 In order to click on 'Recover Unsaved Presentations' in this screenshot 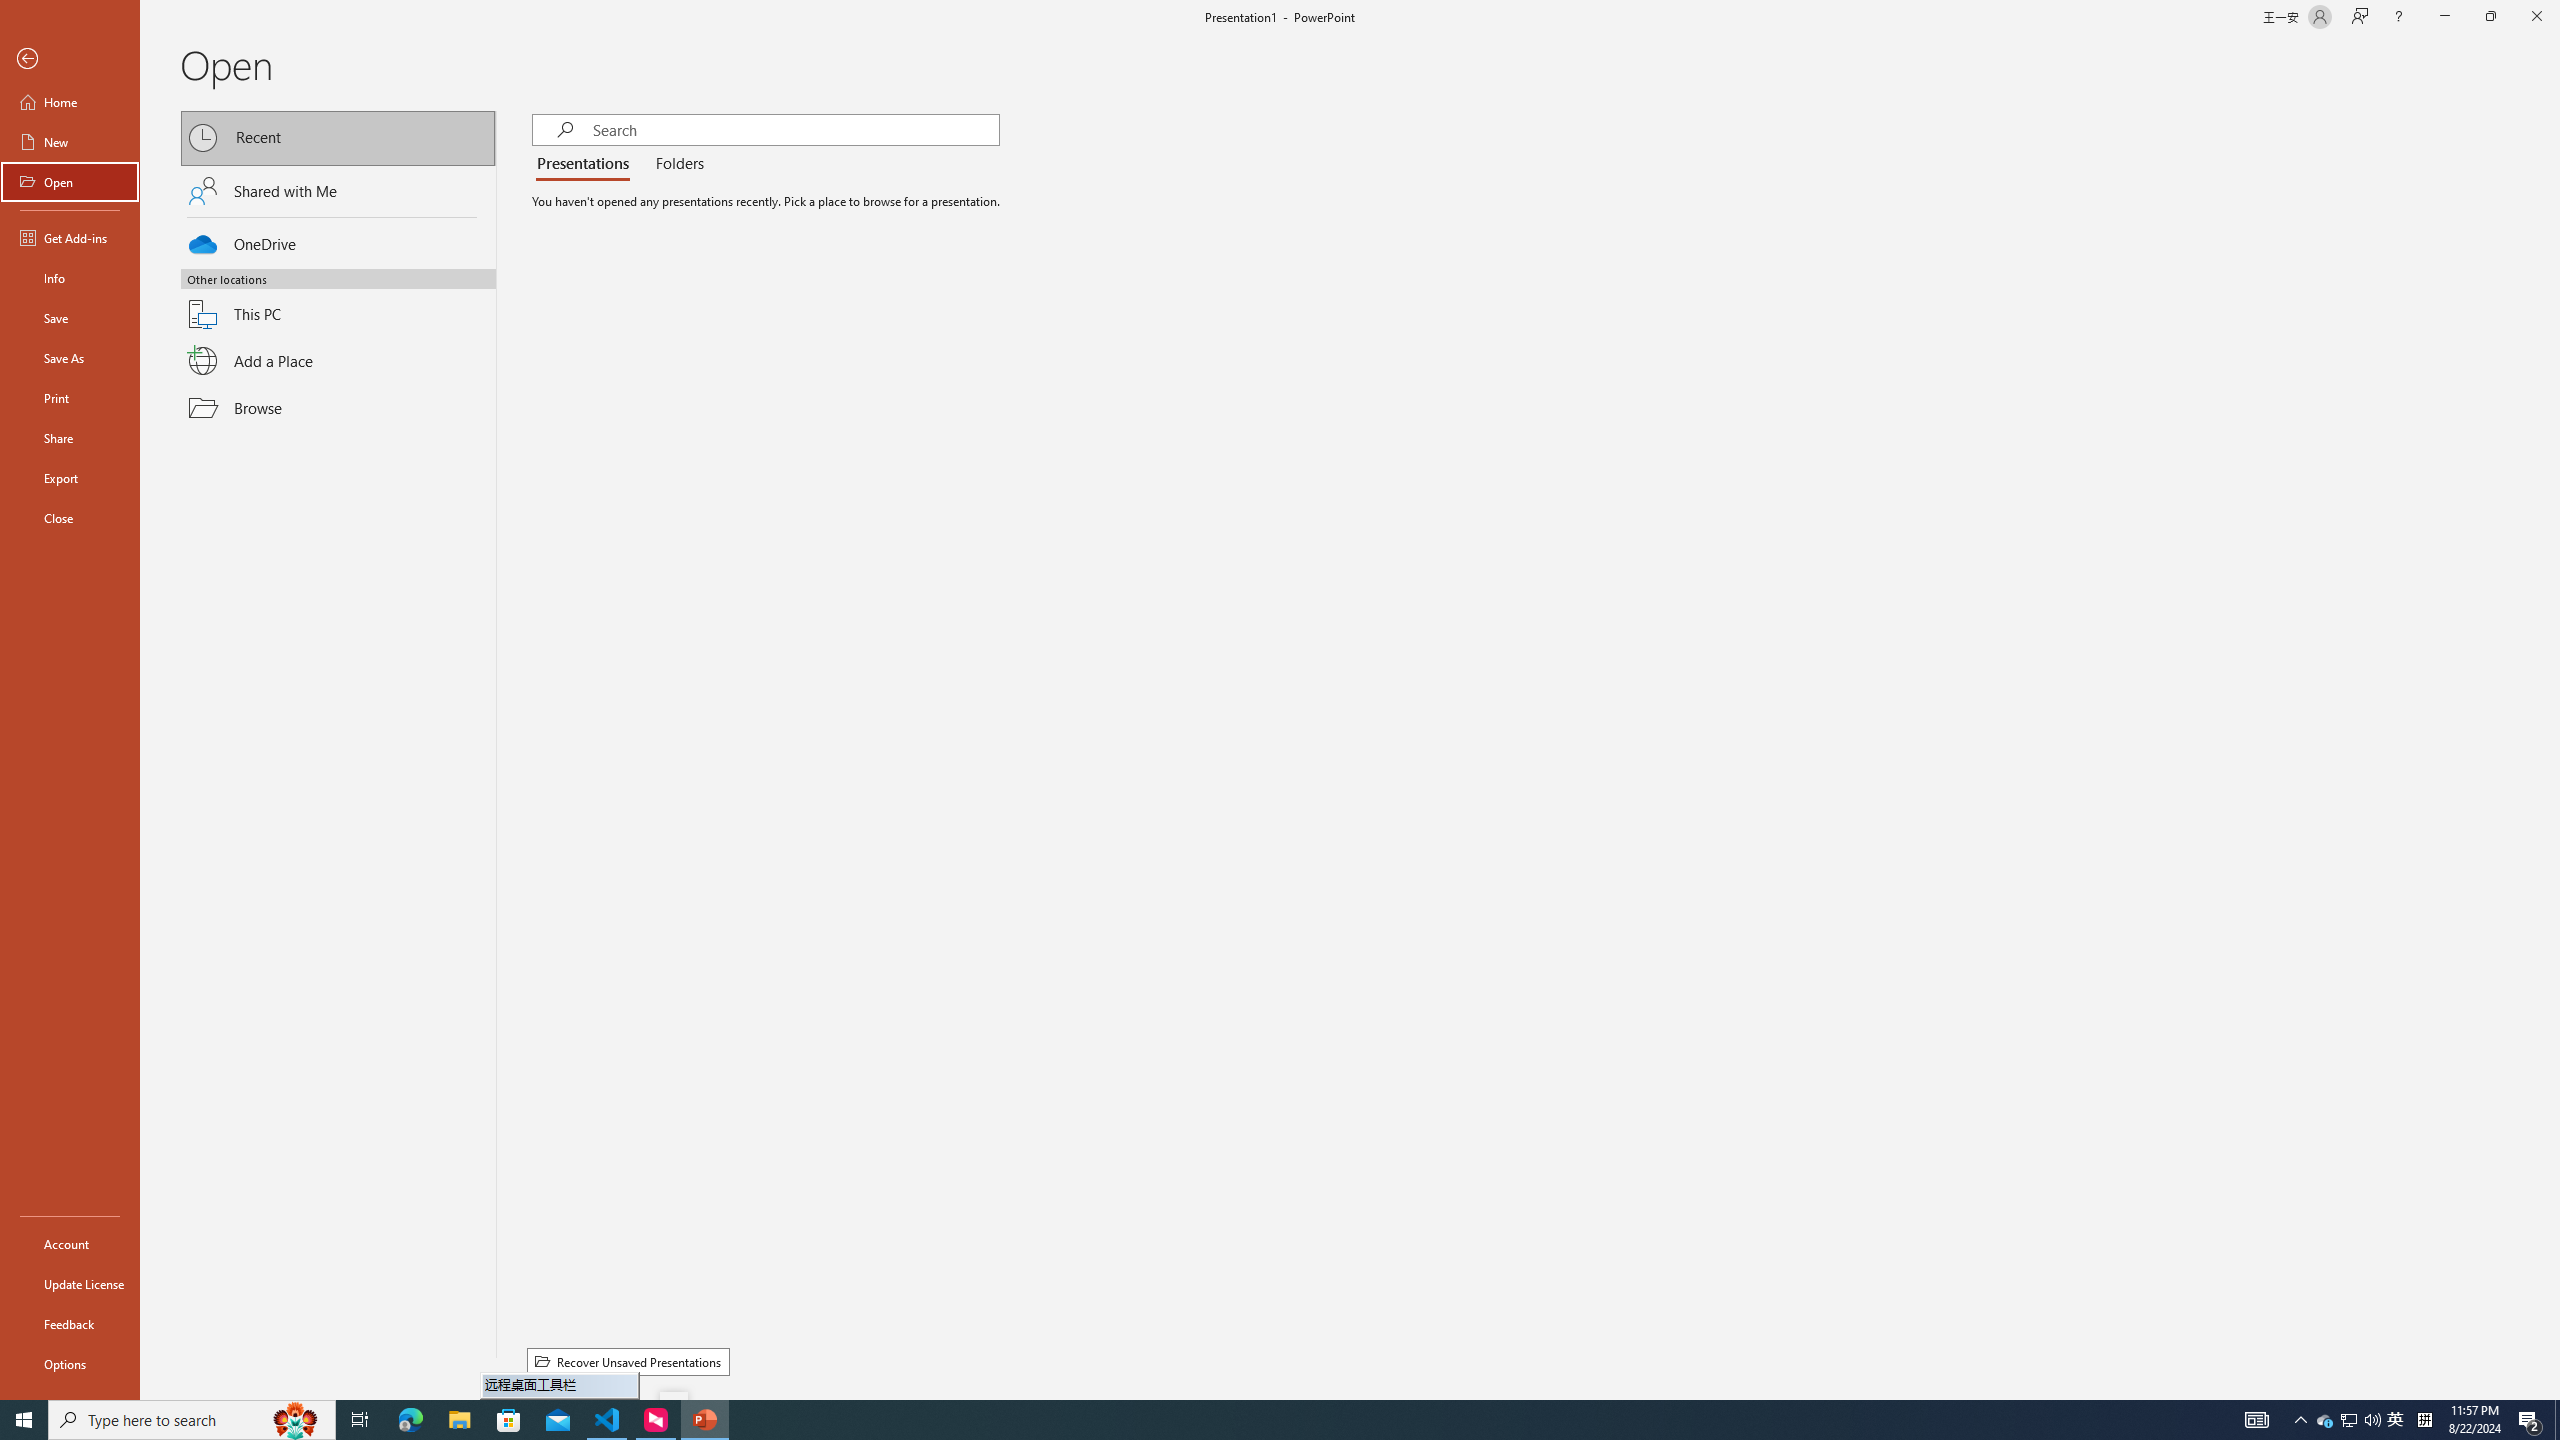, I will do `click(627, 1362)`.